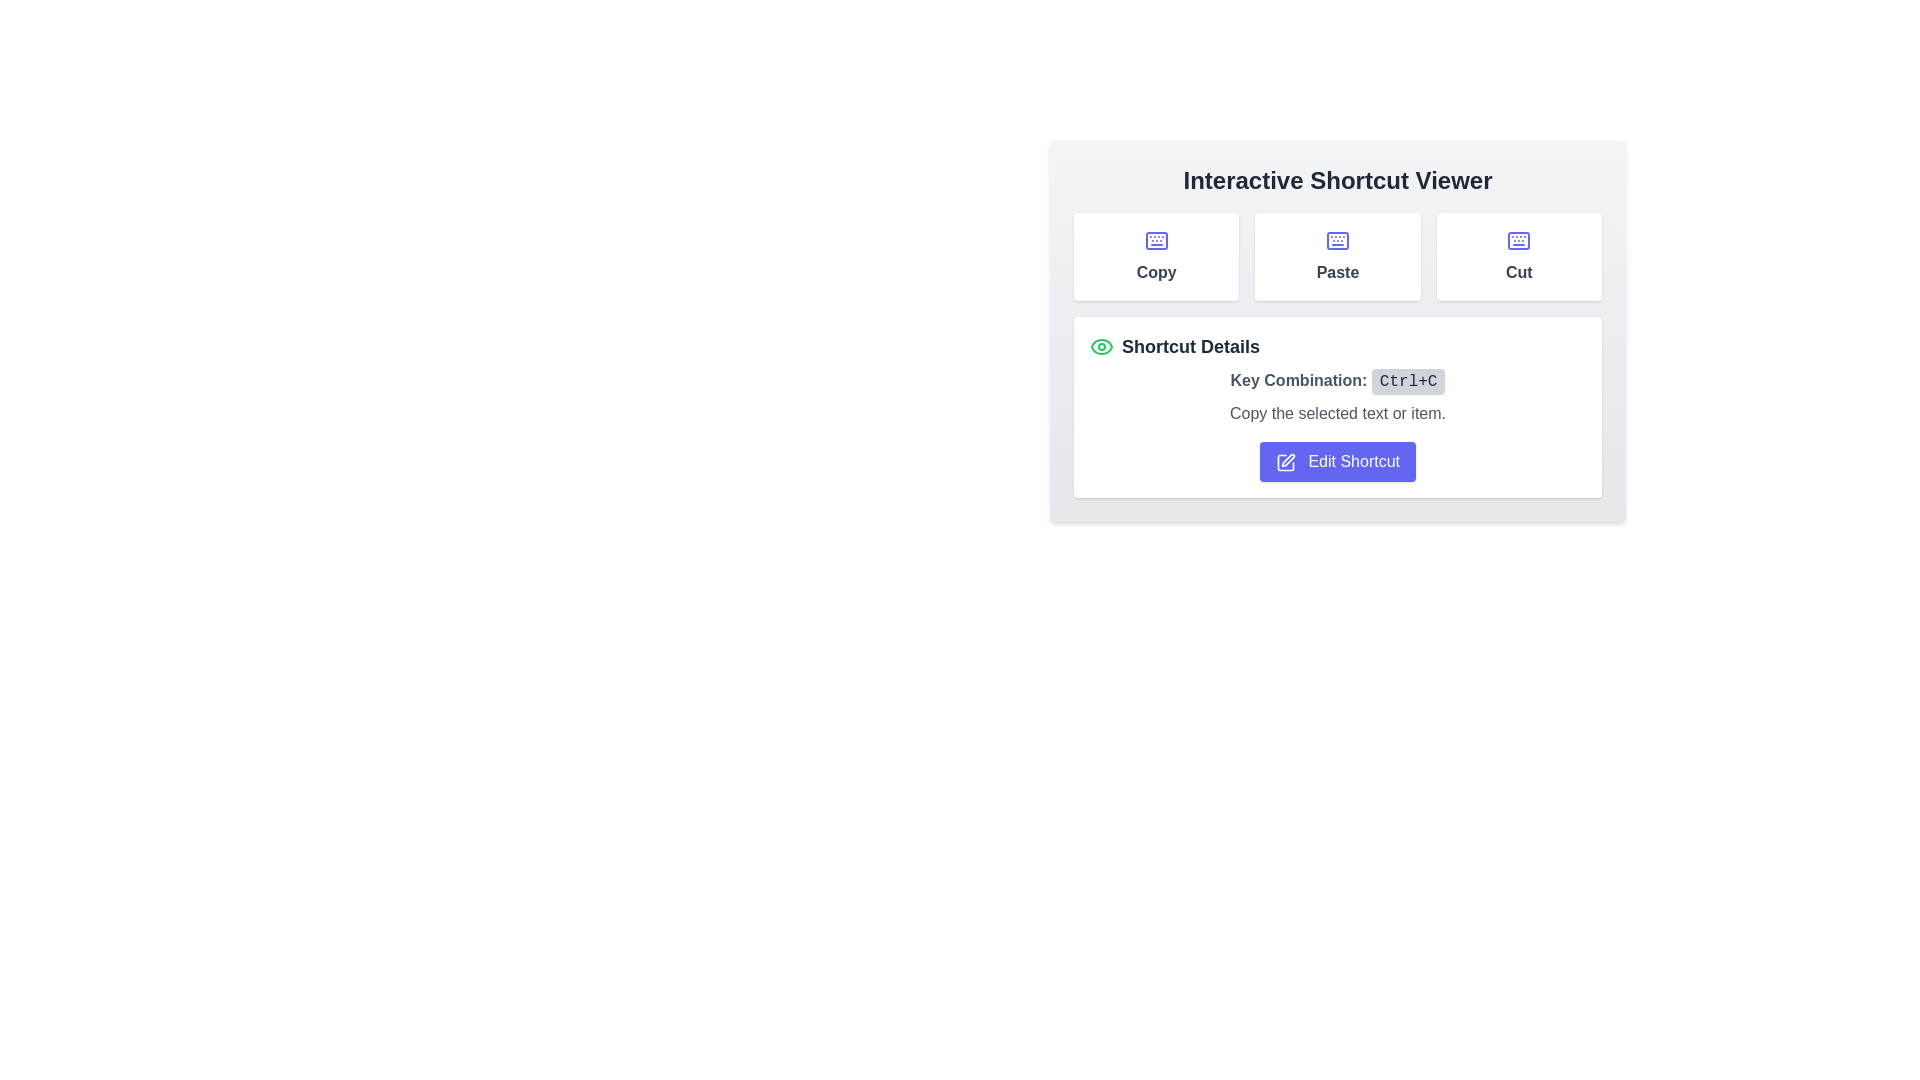 The width and height of the screenshot is (1920, 1080). Describe the element at coordinates (1338, 412) in the screenshot. I see `the label that contains the text 'Copy the selected text or item.' located in the 'Shortcut Details' section, positioned below 'Key Combination: Ctrl+C' and above 'Edit Shortcut' button` at that location.